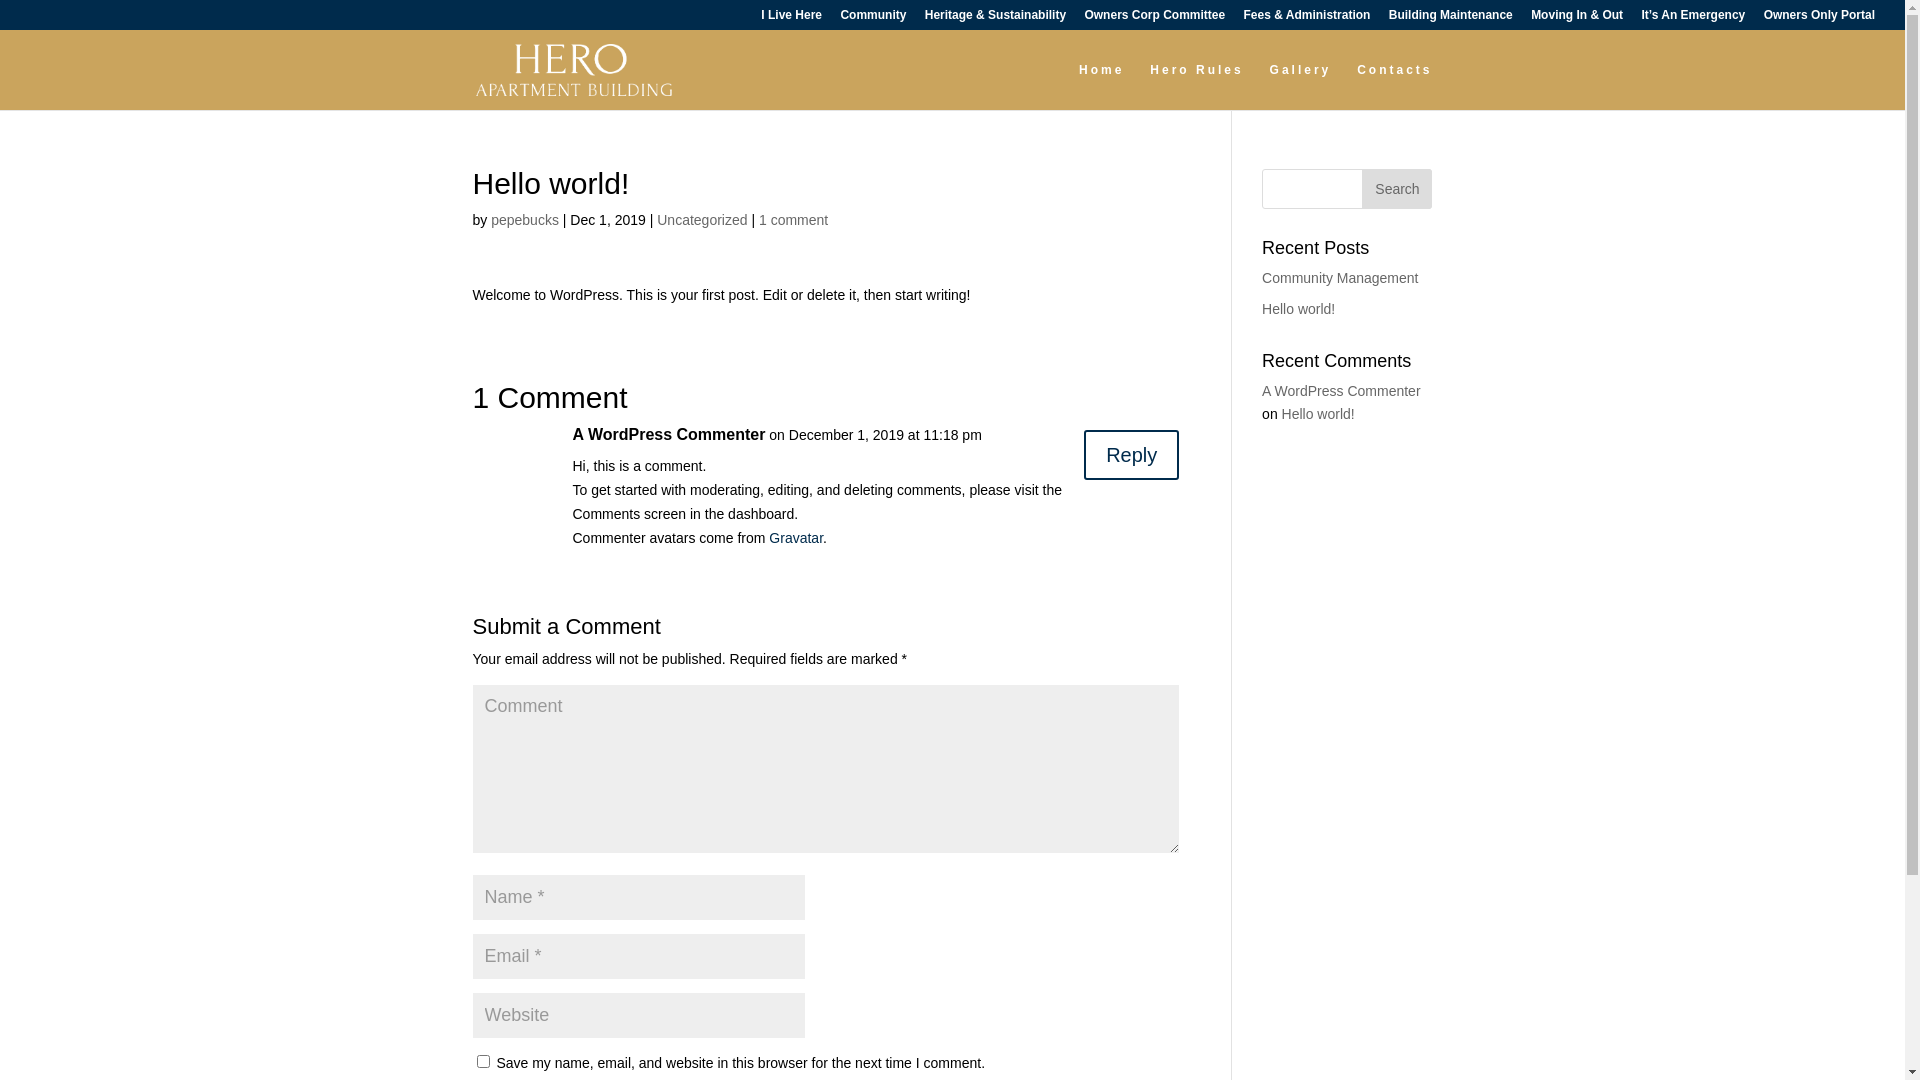 This screenshot has height=1080, width=1920. I want to click on 'Contacts', so click(1393, 85).